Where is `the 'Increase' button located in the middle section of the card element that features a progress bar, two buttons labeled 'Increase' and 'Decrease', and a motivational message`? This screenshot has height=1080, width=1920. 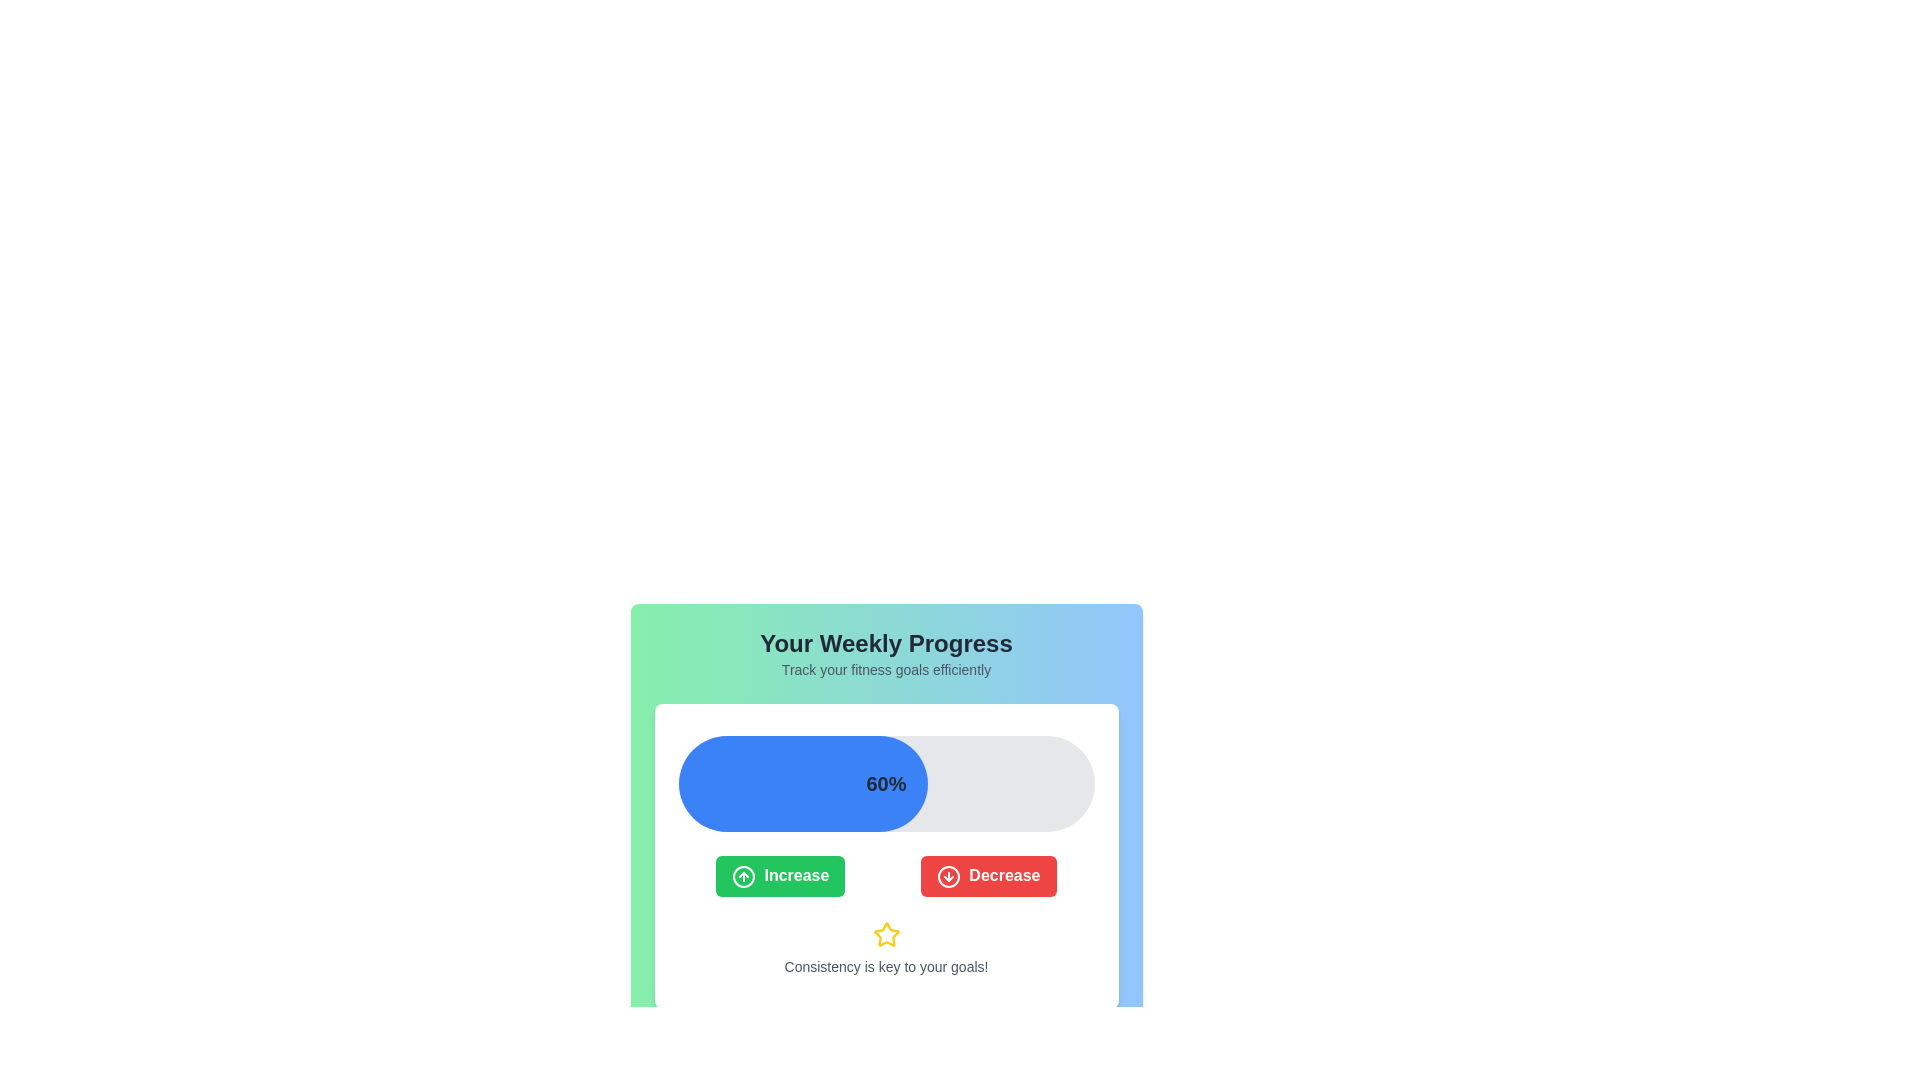
the 'Increase' button located in the middle section of the card element that features a progress bar, two buttons labeled 'Increase' and 'Decrease', and a motivational message is located at coordinates (885, 855).